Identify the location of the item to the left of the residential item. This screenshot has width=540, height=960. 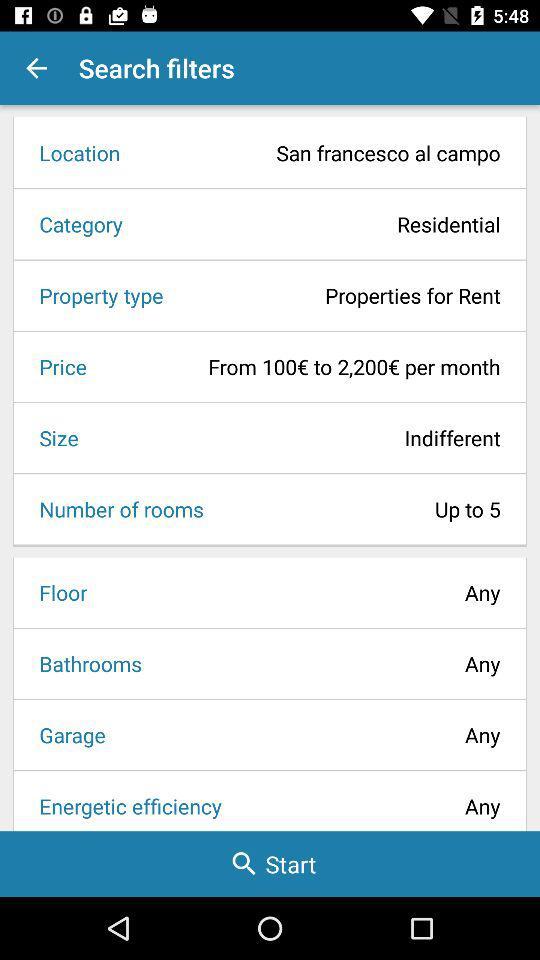
(73, 224).